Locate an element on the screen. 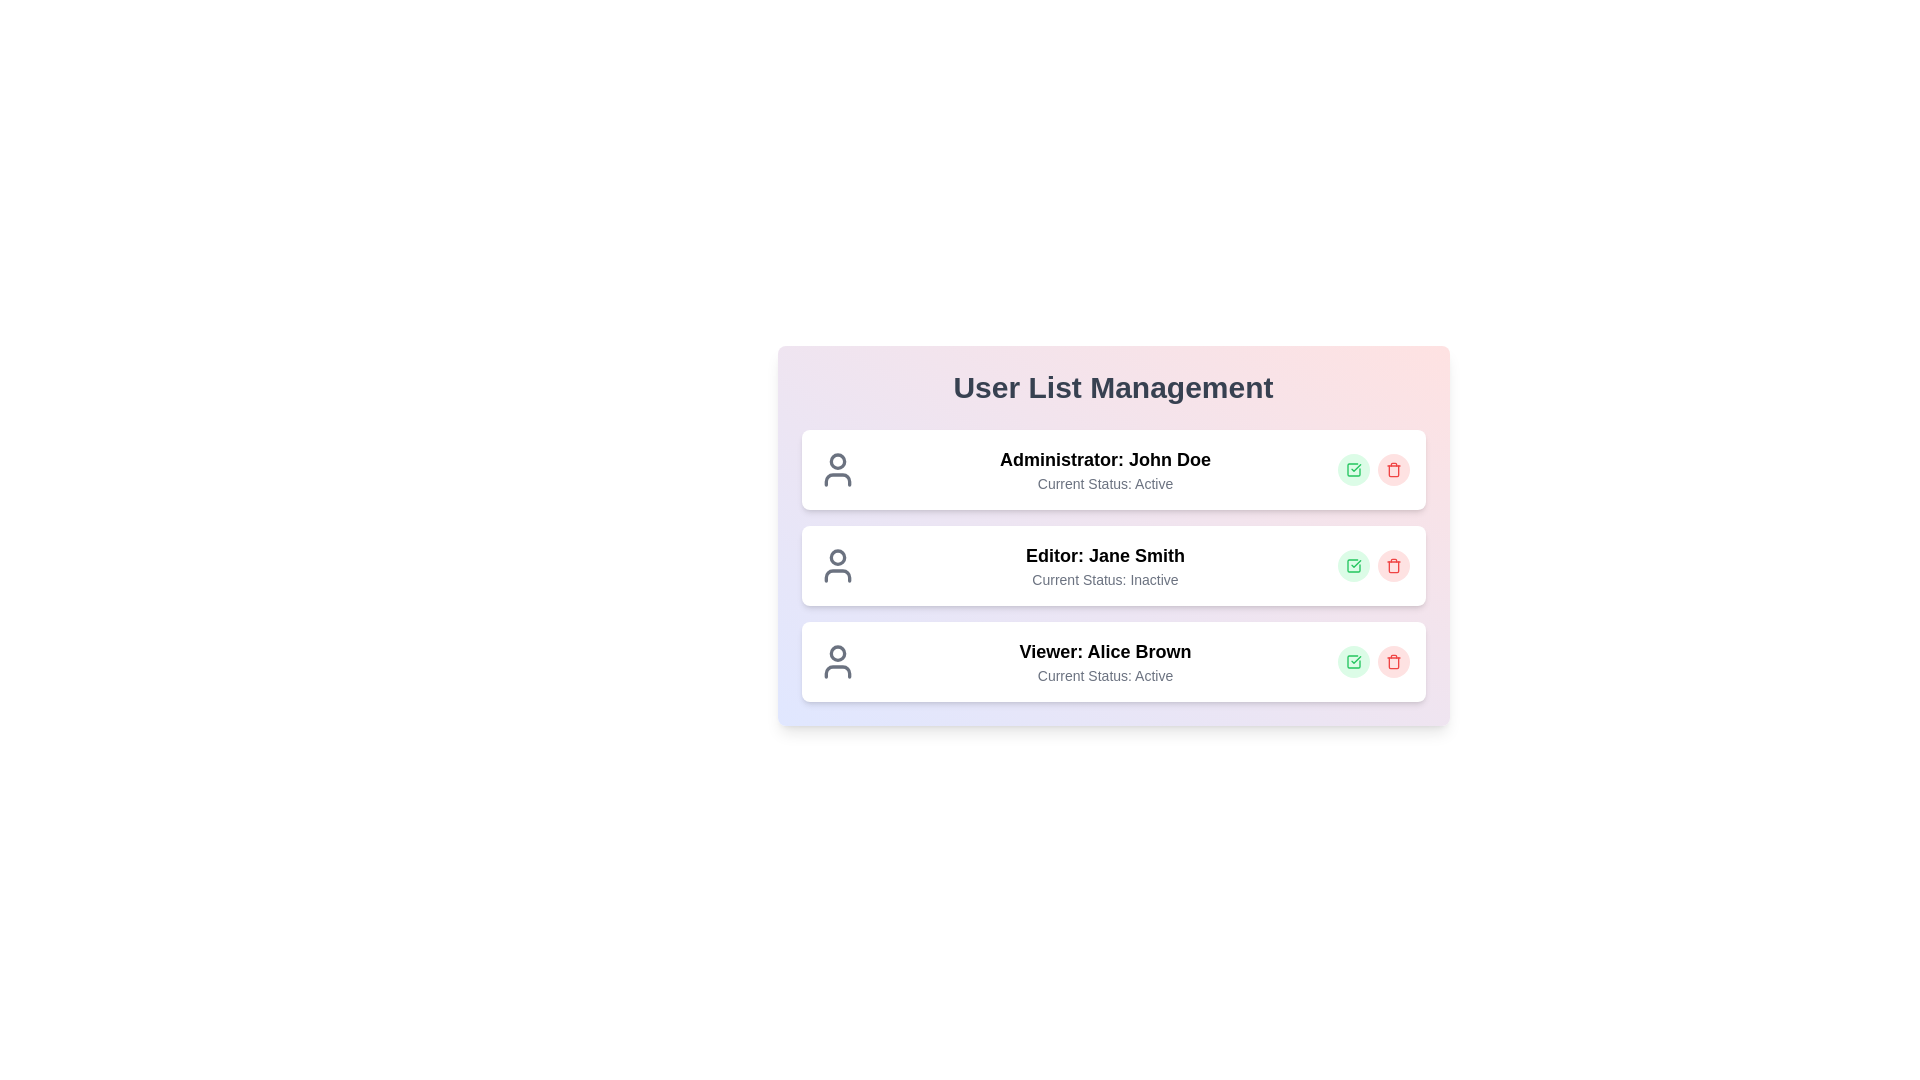  name displayed in the text label 'Jane Smith', which is part of the user role section labeled 'Editor:', located in the second user role box on the right side of the interface is located at coordinates (1137, 555).